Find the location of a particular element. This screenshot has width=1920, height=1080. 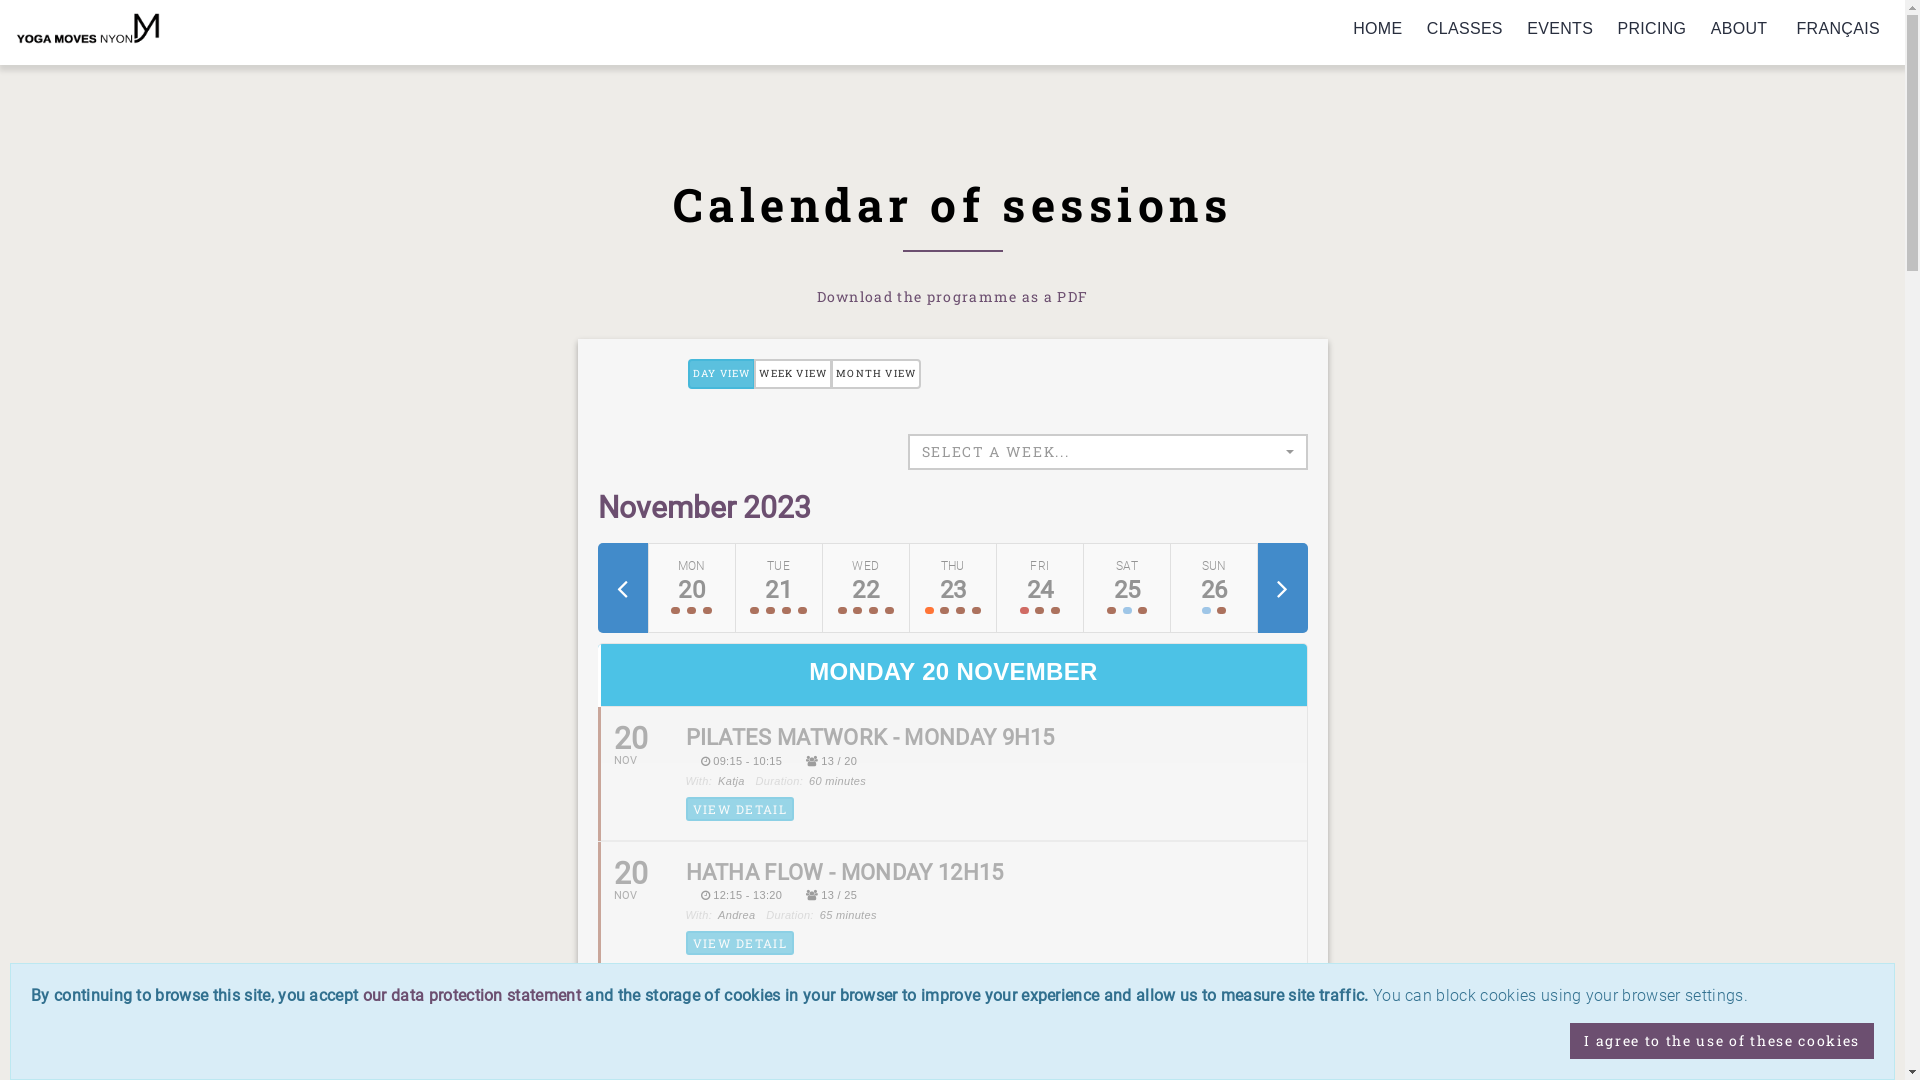

'HOME' is located at coordinates (1376, 29).